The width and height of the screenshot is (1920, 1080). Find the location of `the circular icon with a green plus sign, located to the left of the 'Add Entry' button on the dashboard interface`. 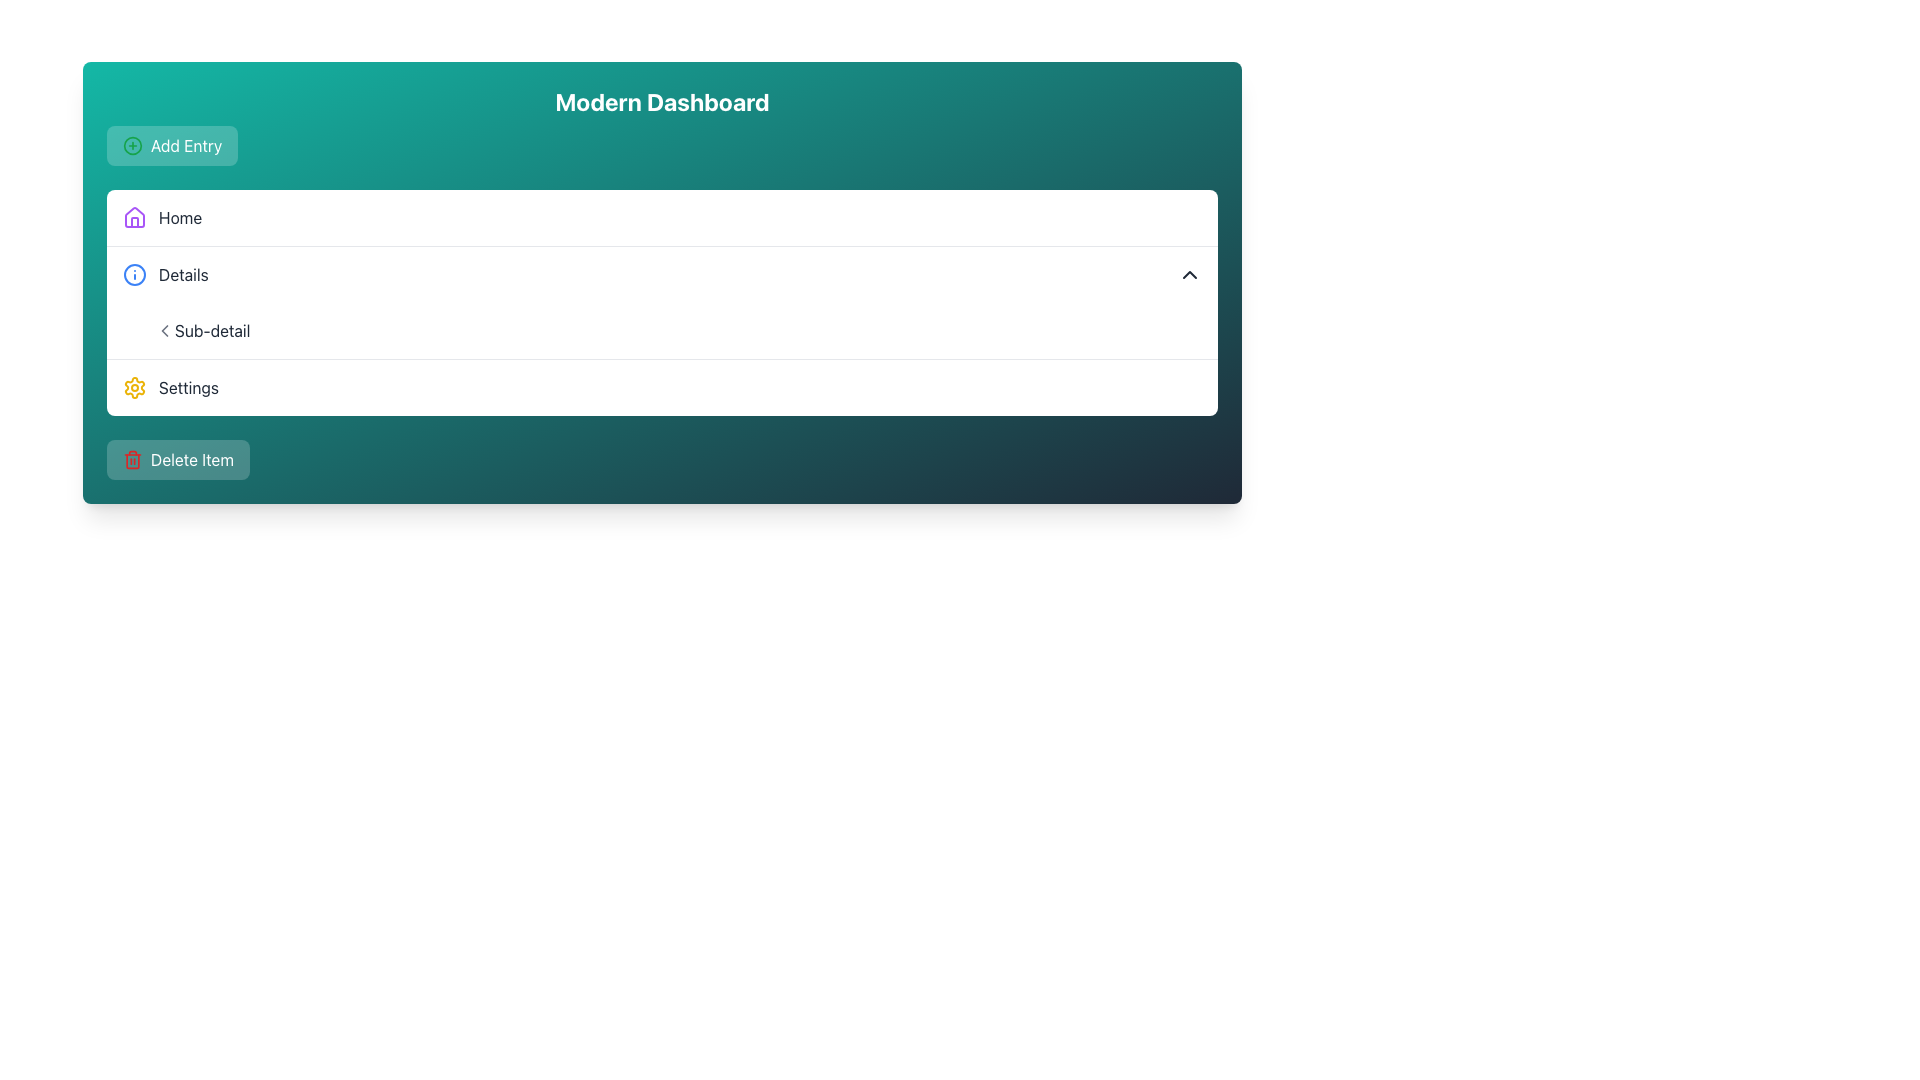

the circular icon with a green plus sign, located to the left of the 'Add Entry' button on the dashboard interface is located at coordinates (132, 145).